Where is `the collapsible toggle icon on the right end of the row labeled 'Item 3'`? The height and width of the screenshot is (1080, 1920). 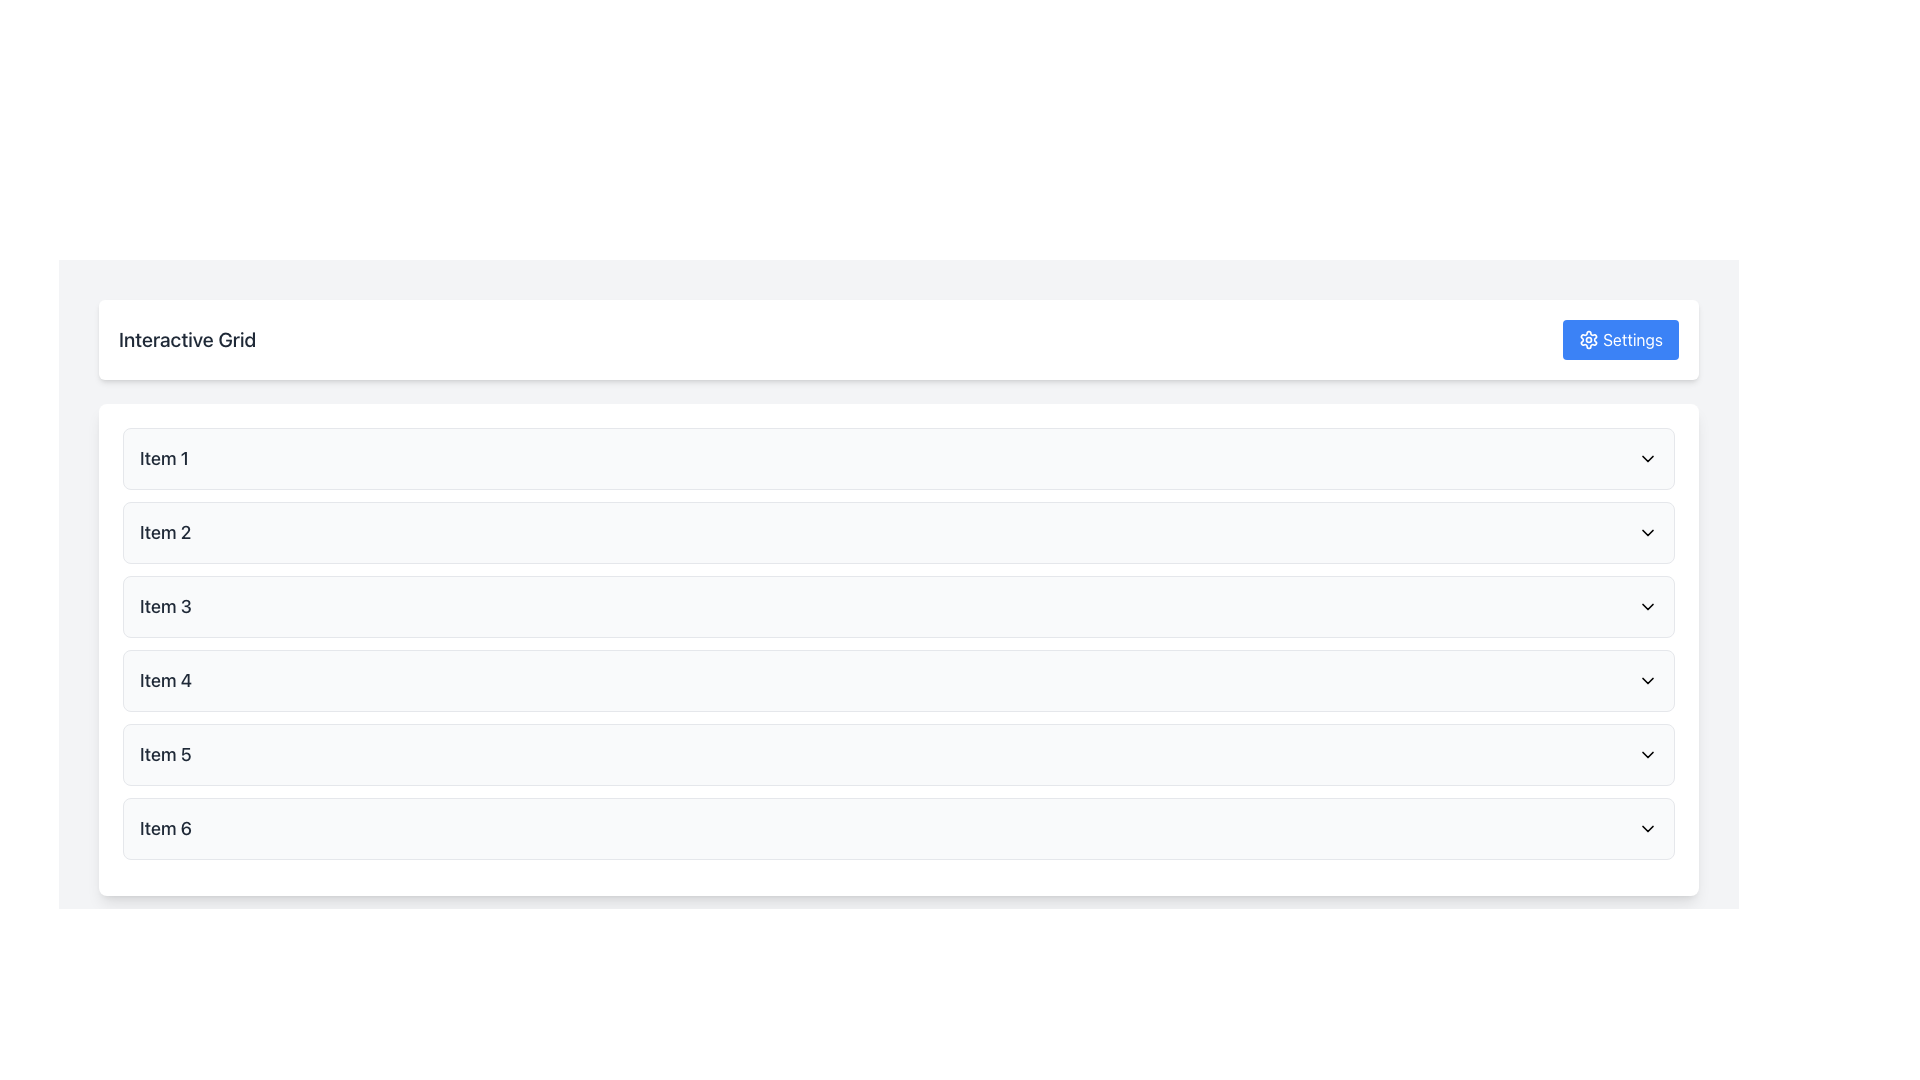
the collapsible toggle icon on the right end of the row labeled 'Item 3' is located at coordinates (1647, 605).